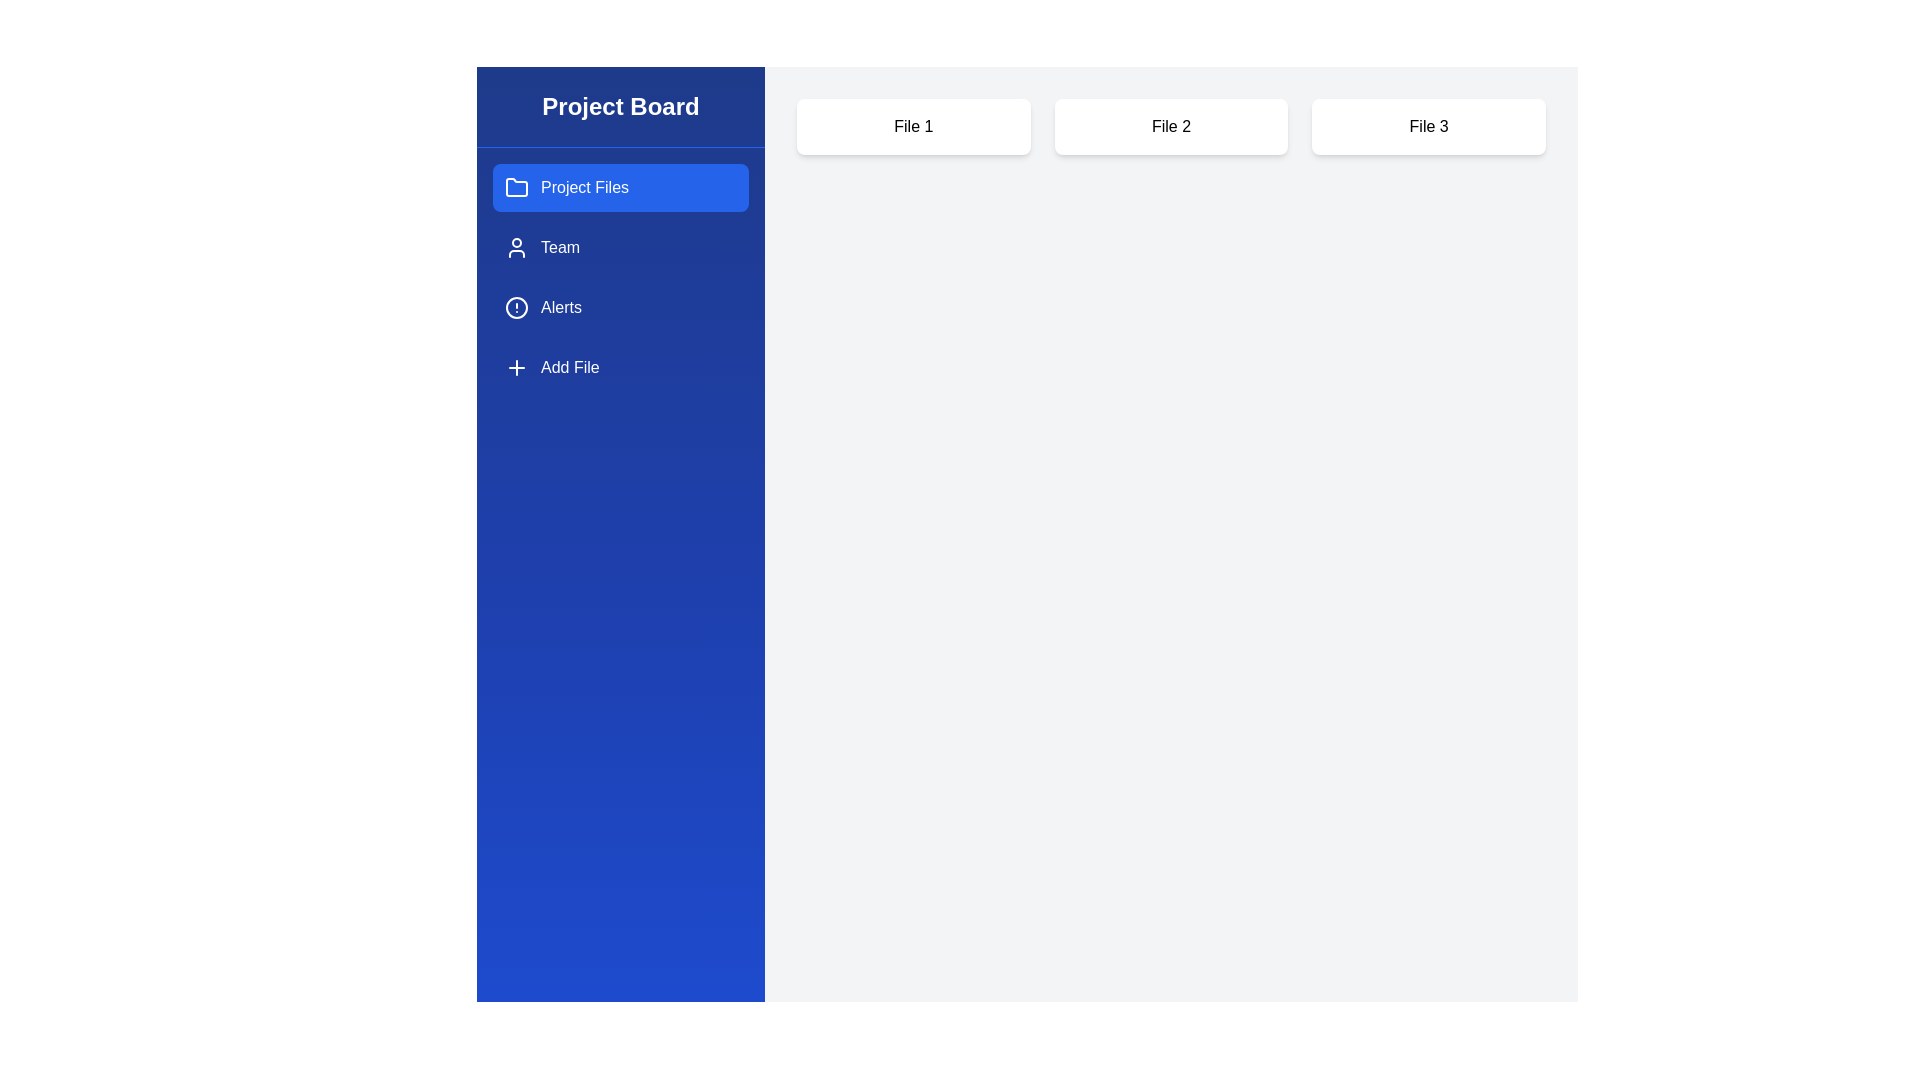 This screenshot has width=1920, height=1080. Describe the element at coordinates (517, 188) in the screenshot. I see `folder icon located at the leftmost part of the 'Project Files' button in the left sidebar menu for UI debugging` at that location.